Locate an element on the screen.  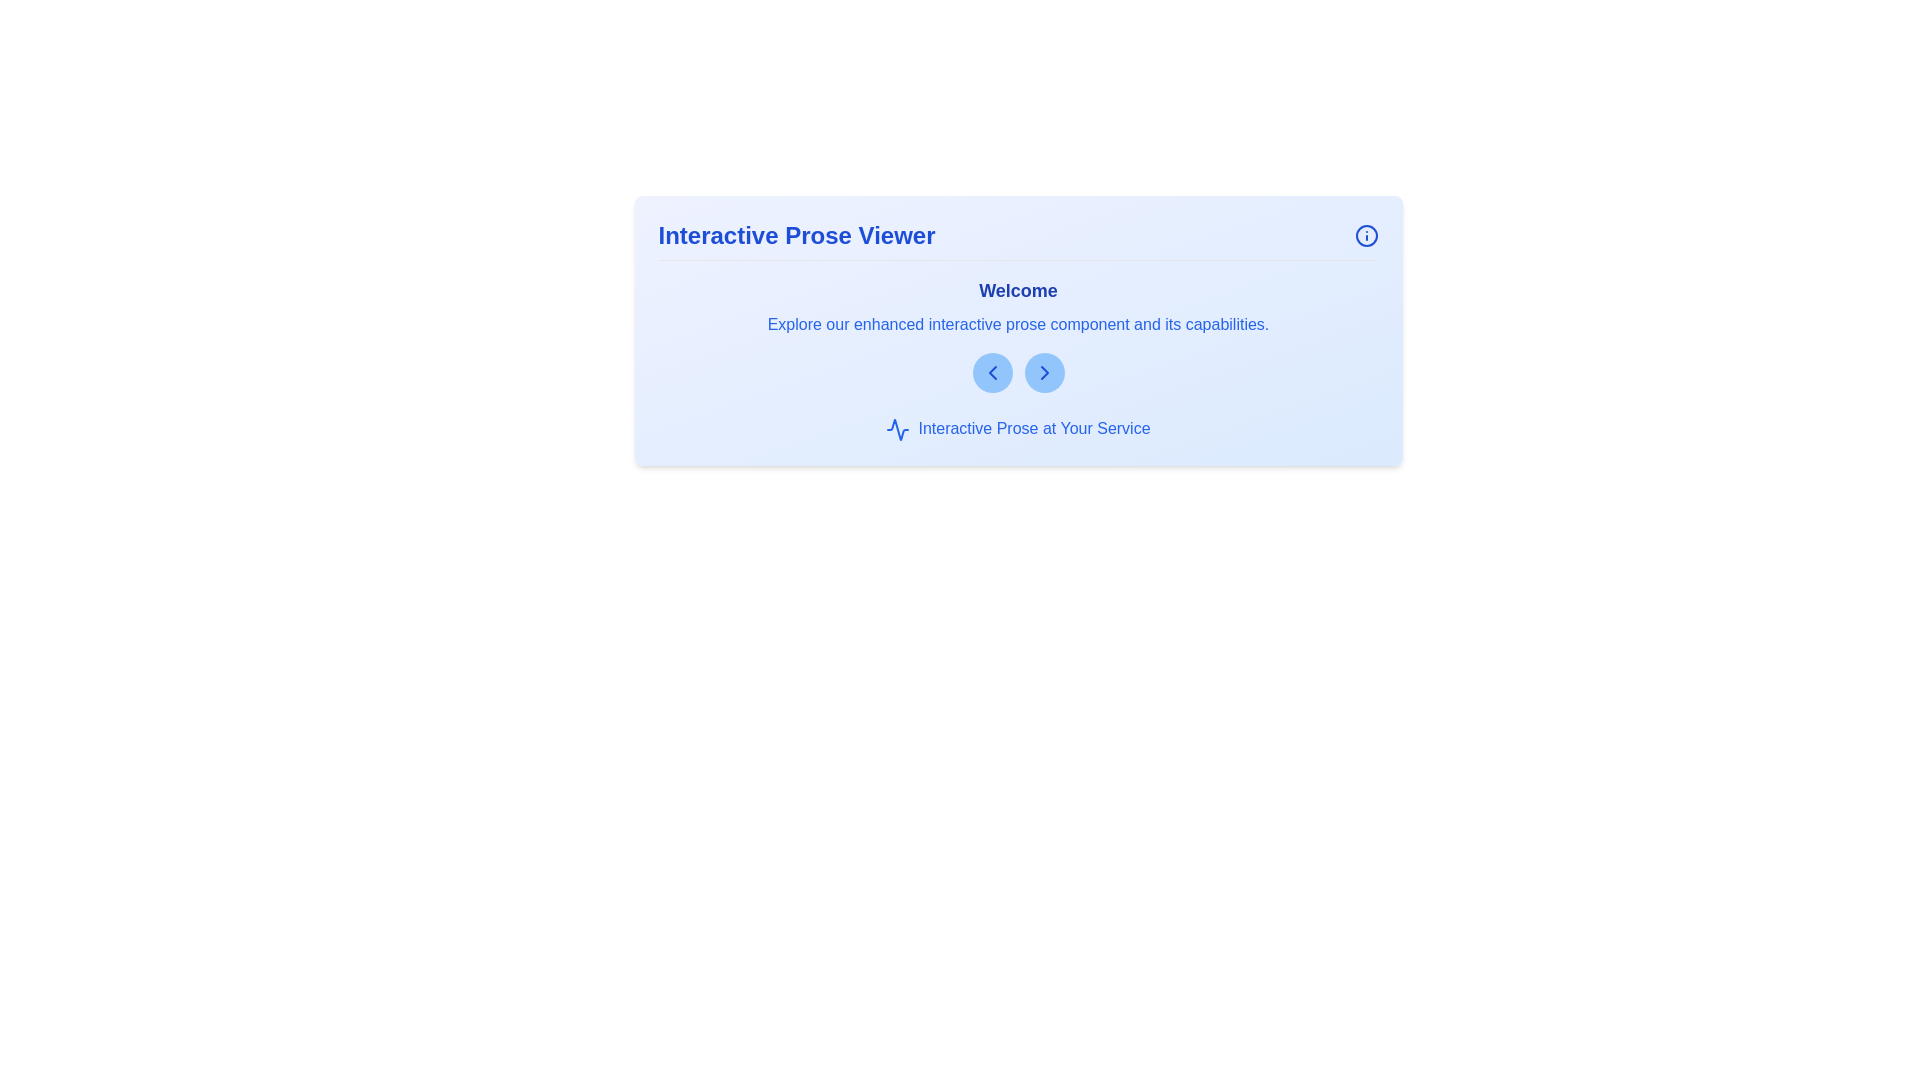
the left-pointing arrow SVG icon located in the middle of the panel under the 'Welcome' heading to potentially reveal additional information or highlight the element is located at coordinates (992, 373).